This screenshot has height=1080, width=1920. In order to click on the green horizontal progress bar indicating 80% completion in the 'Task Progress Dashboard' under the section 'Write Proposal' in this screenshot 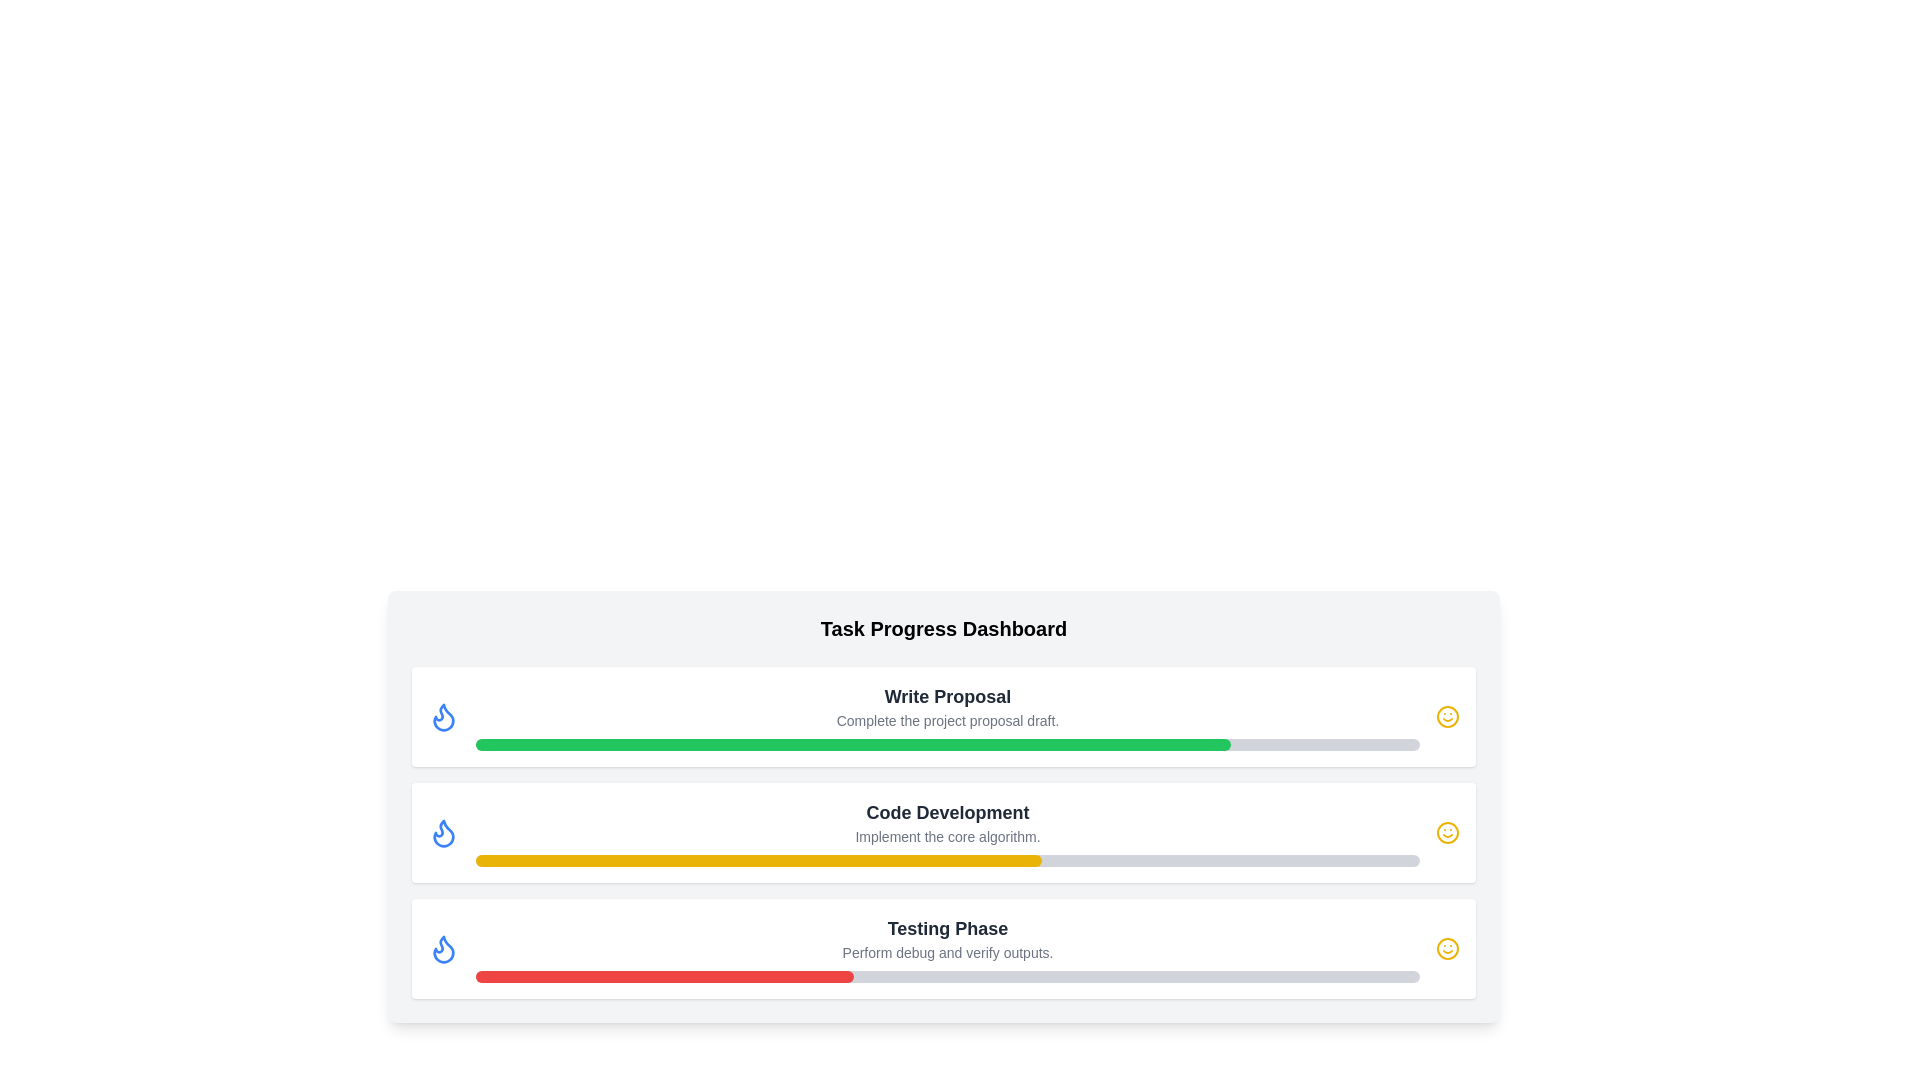, I will do `click(853, 744)`.